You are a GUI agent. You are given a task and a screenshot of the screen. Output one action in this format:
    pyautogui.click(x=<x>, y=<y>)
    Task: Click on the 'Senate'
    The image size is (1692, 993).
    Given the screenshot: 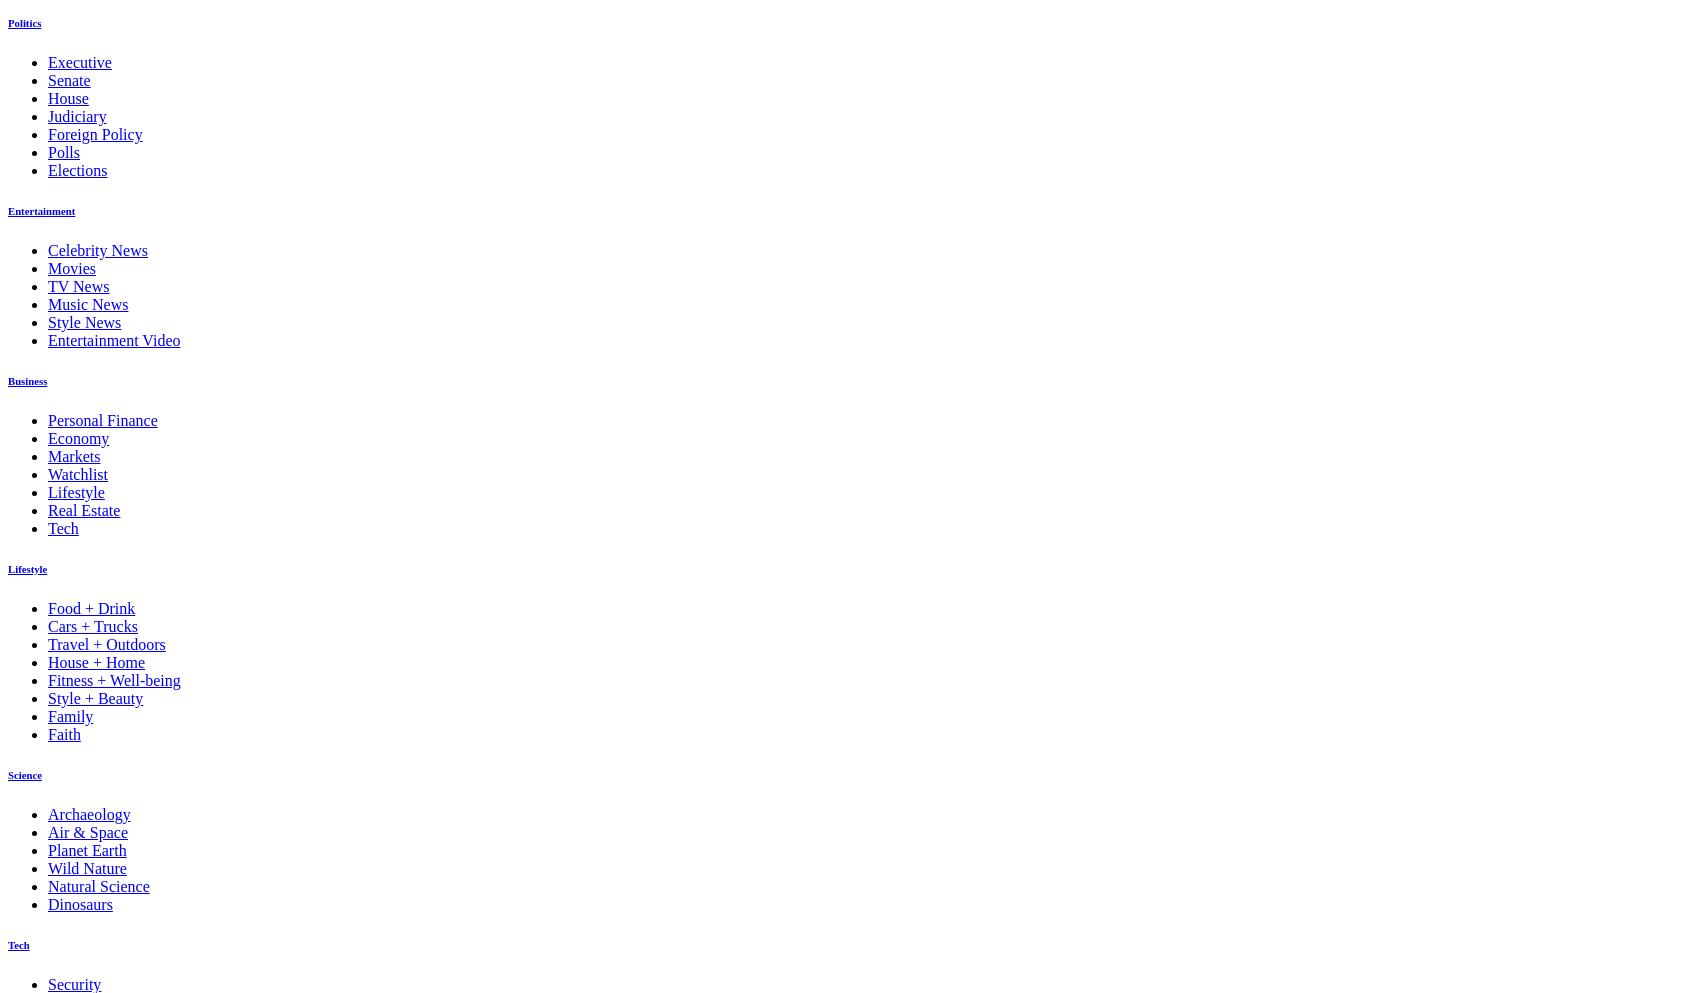 What is the action you would take?
    pyautogui.click(x=68, y=79)
    